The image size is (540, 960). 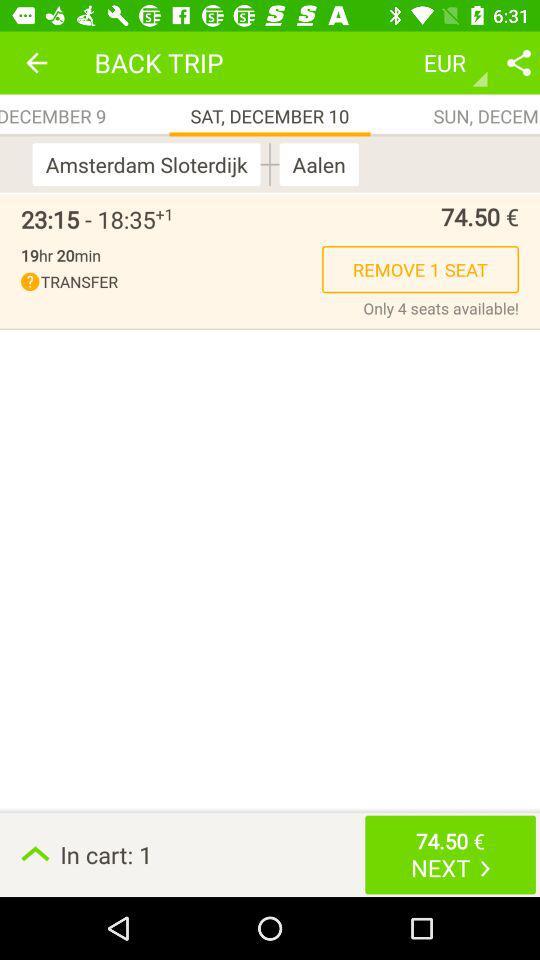 What do you see at coordinates (36, 62) in the screenshot?
I see `the item to the left of back trip item` at bounding box center [36, 62].